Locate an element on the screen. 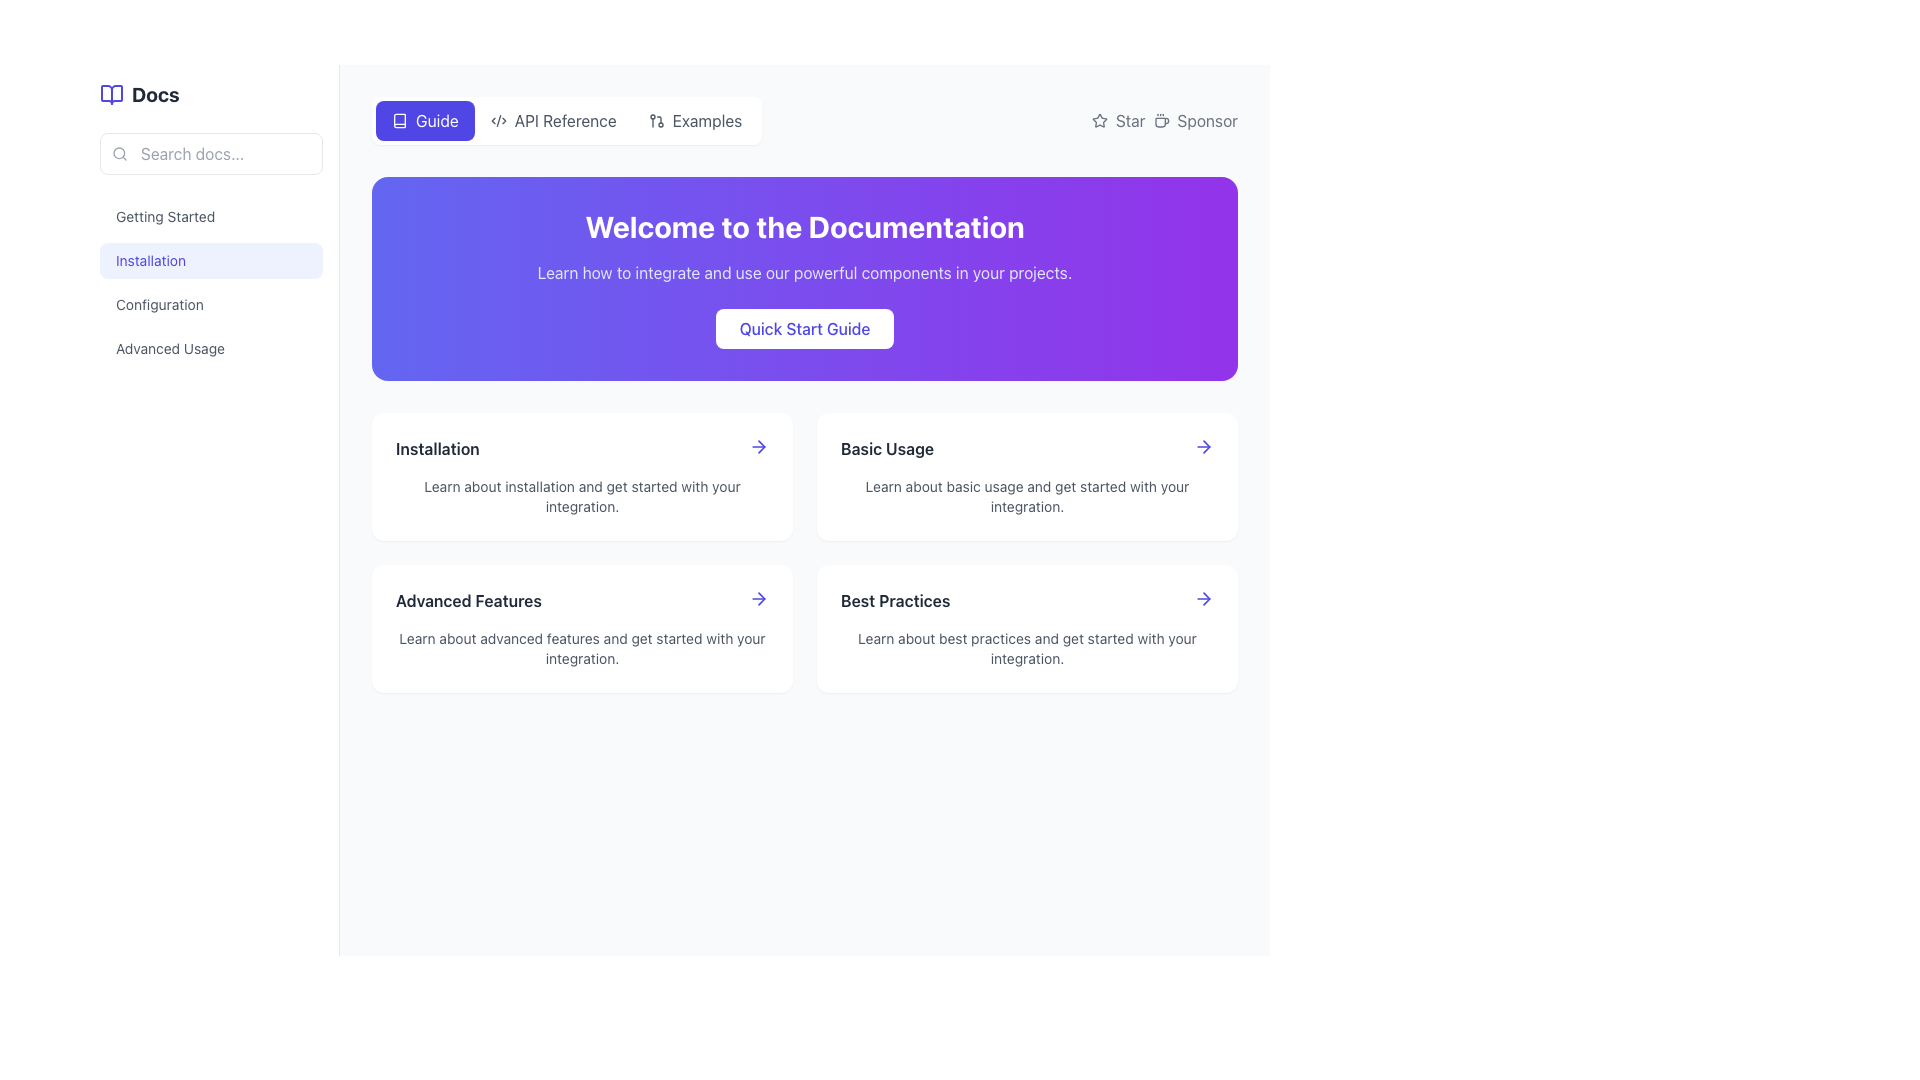 This screenshot has height=1080, width=1920. the Text Block that contains the text 'Learn how to integrate and use our powerful components in your projects.' styled with a light indigo font color on a purple gradient background, positioned below the header 'Welcome to the Documentation' is located at coordinates (805, 273).